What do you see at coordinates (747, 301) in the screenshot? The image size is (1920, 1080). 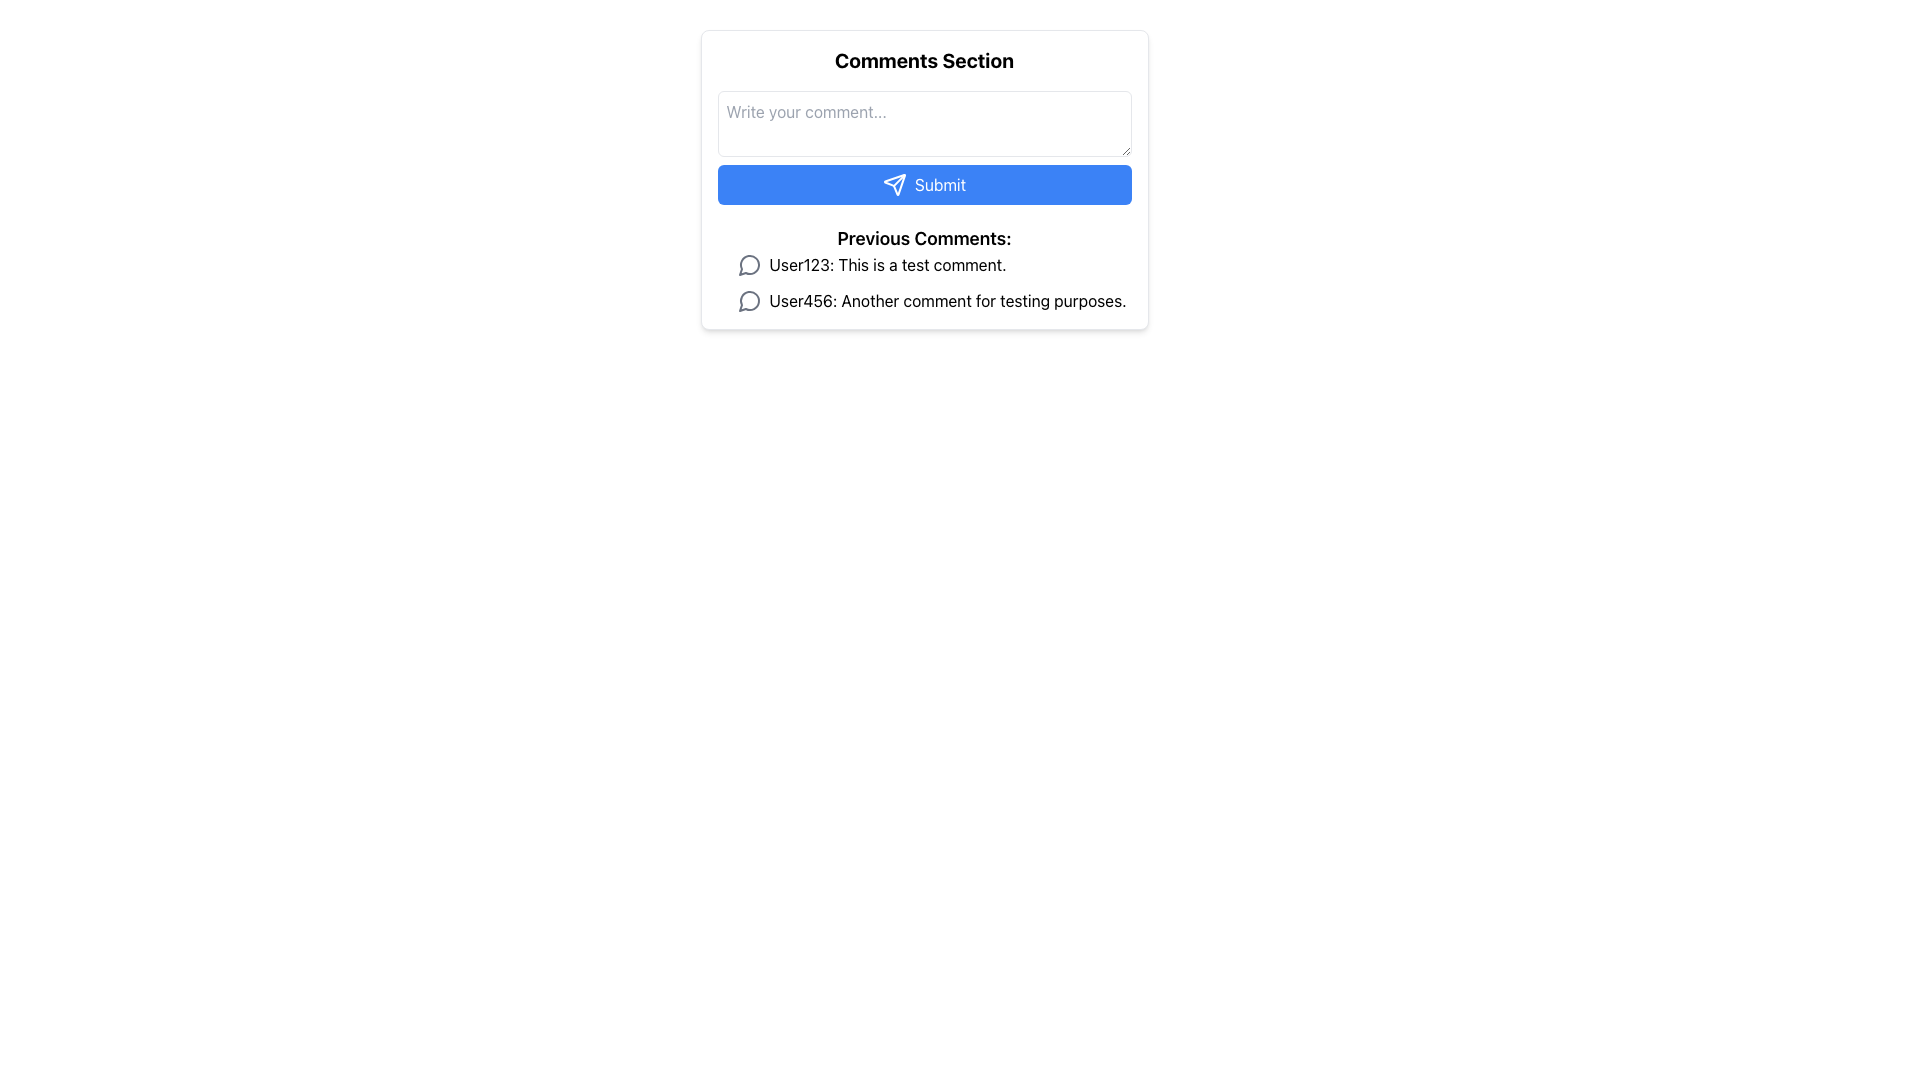 I see `the speech bubble icon associated with the second comment 'User456: Another comment for testing purposes' in the comments section` at bounding box center [747, 301].